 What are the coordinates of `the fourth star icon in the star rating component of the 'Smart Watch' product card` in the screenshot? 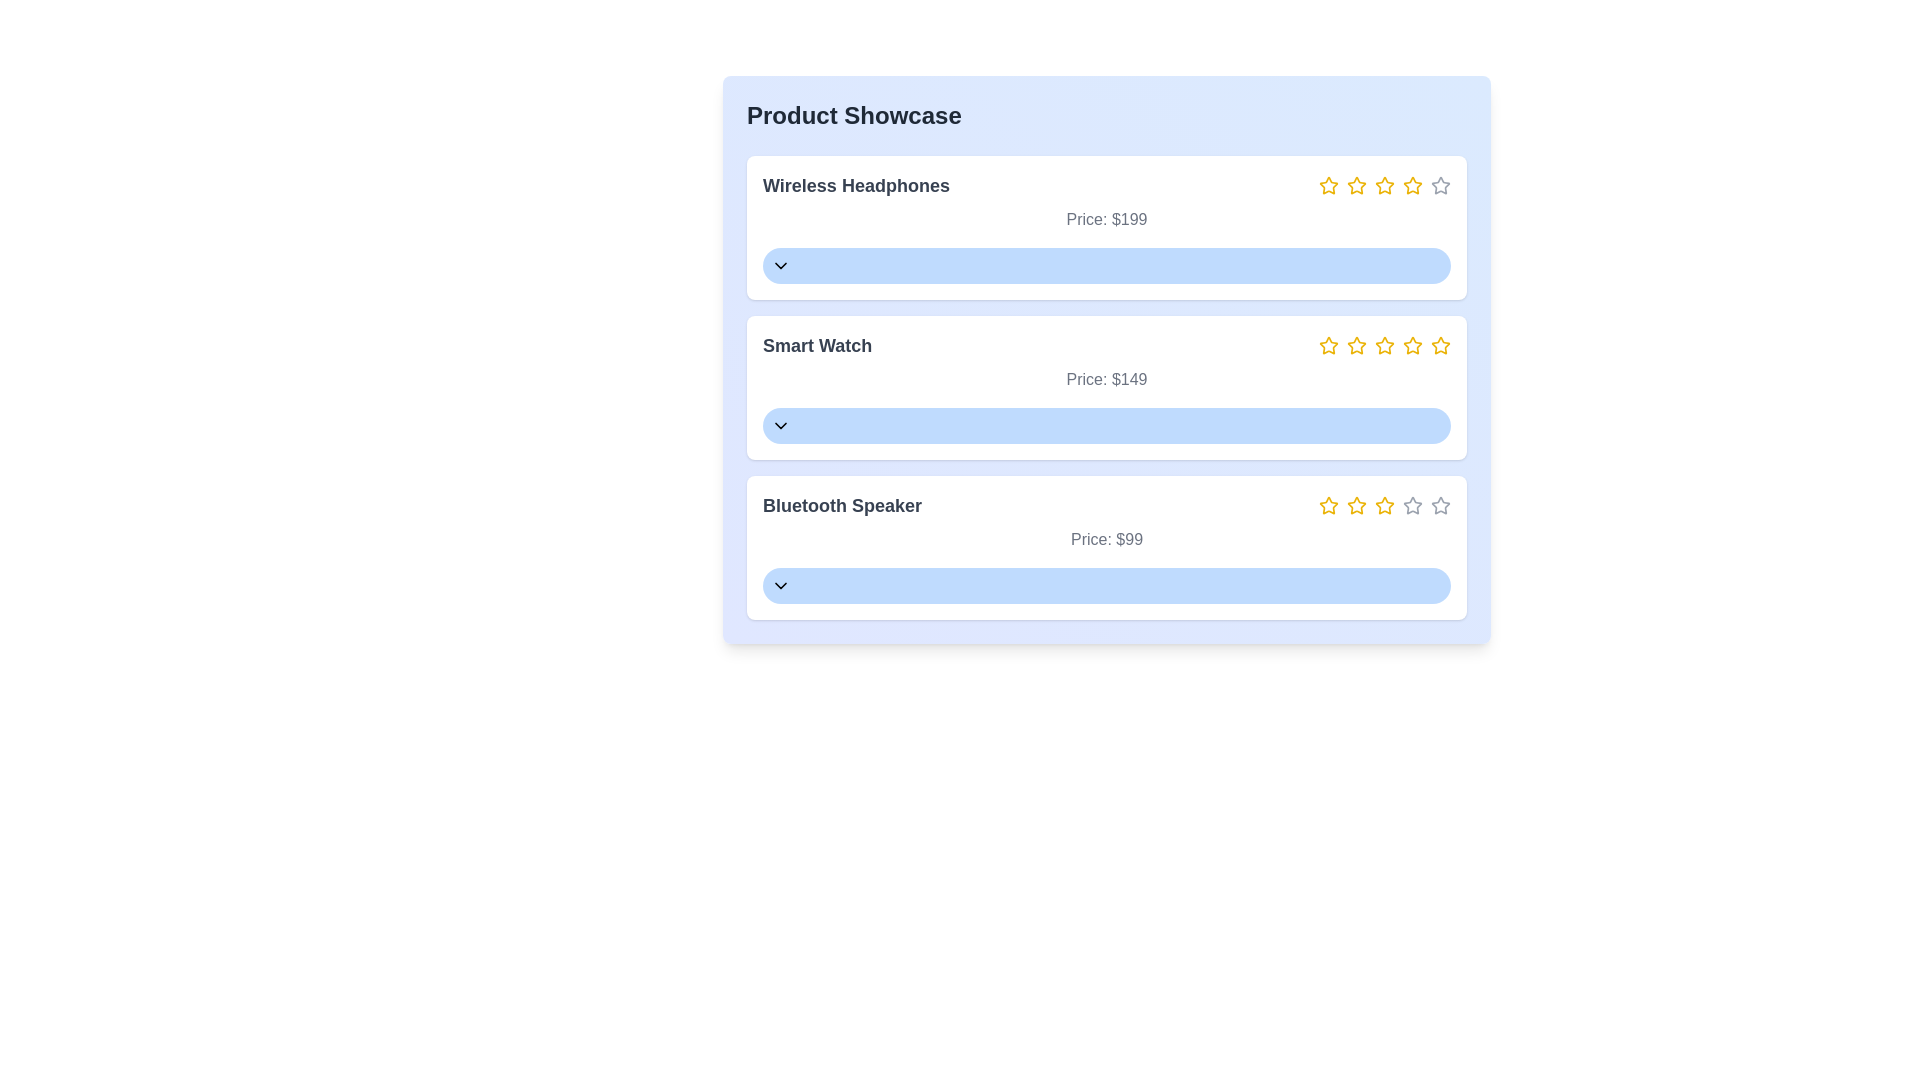 It's located at (1384, 344).